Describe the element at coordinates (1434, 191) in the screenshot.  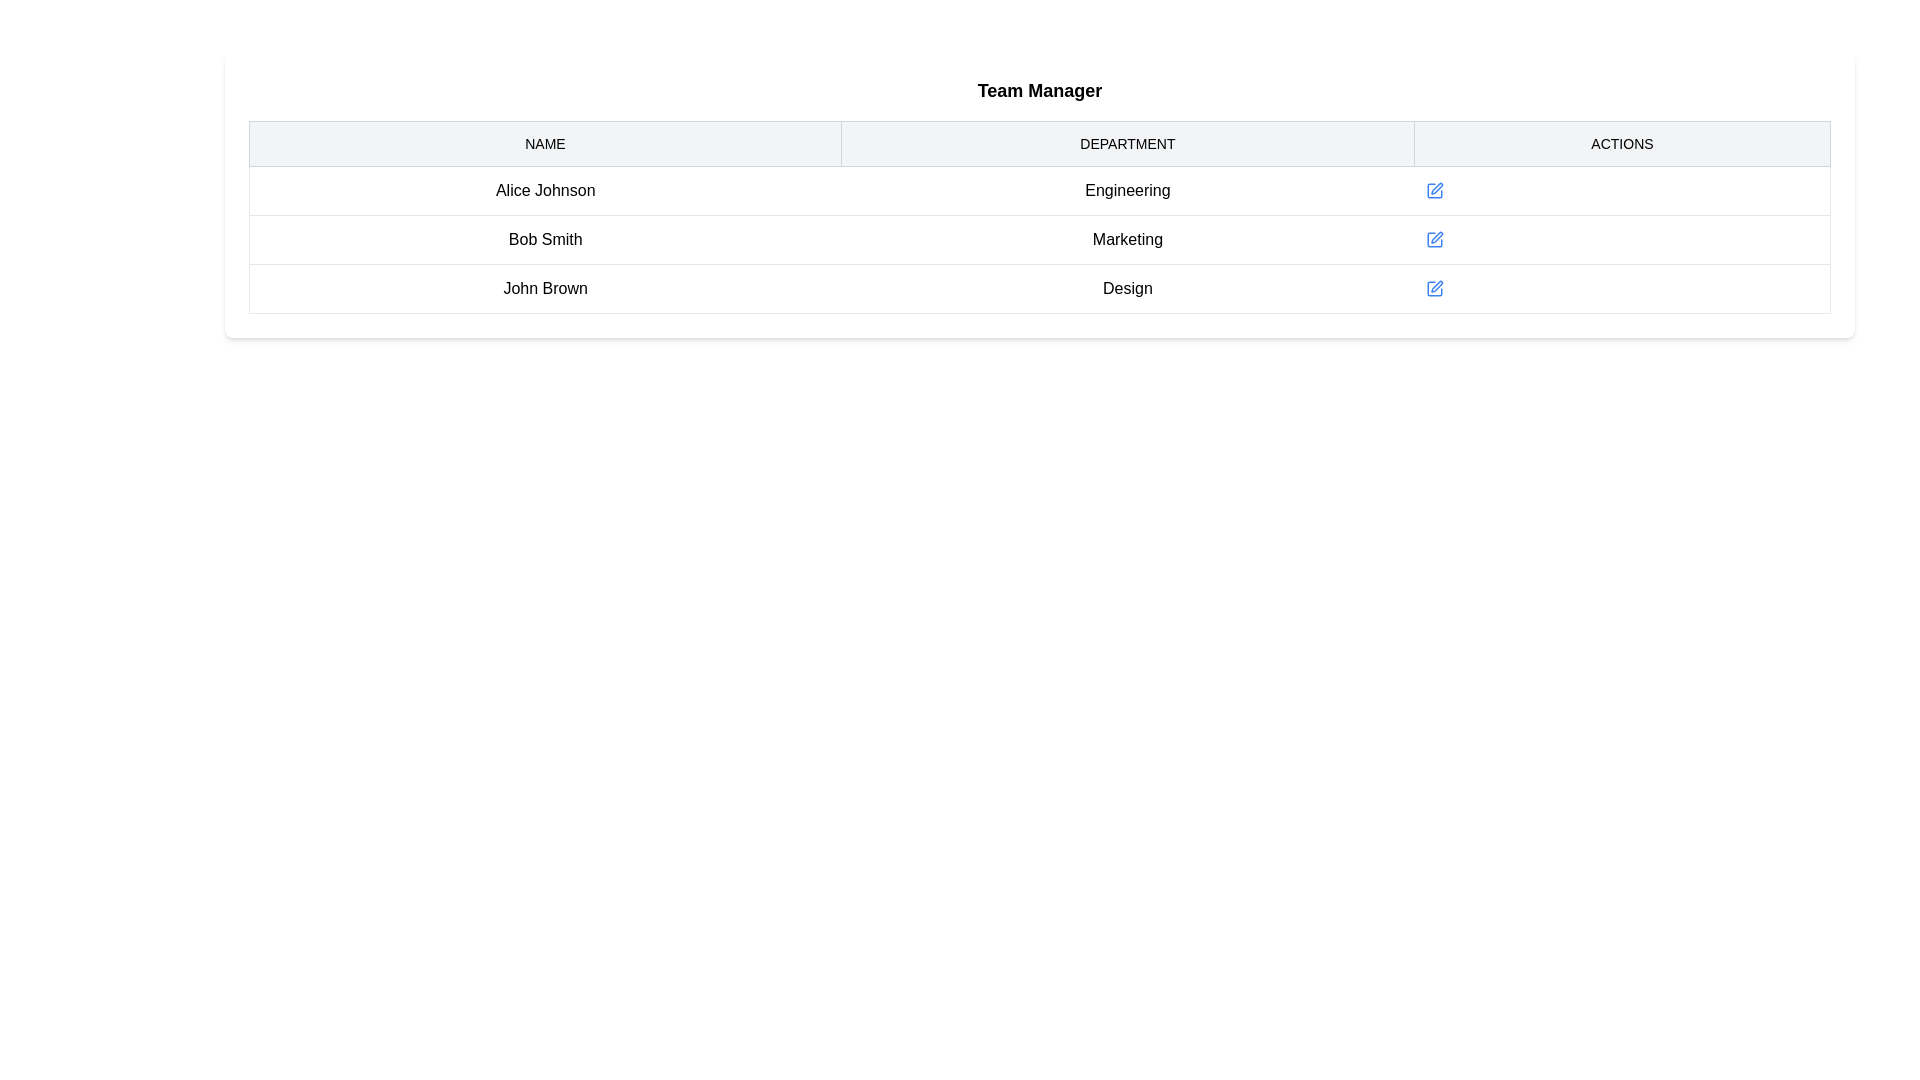
I see `the edit icon button in the 'Actions' column of the first row for the entry 'Alice Johnson'` at that location.